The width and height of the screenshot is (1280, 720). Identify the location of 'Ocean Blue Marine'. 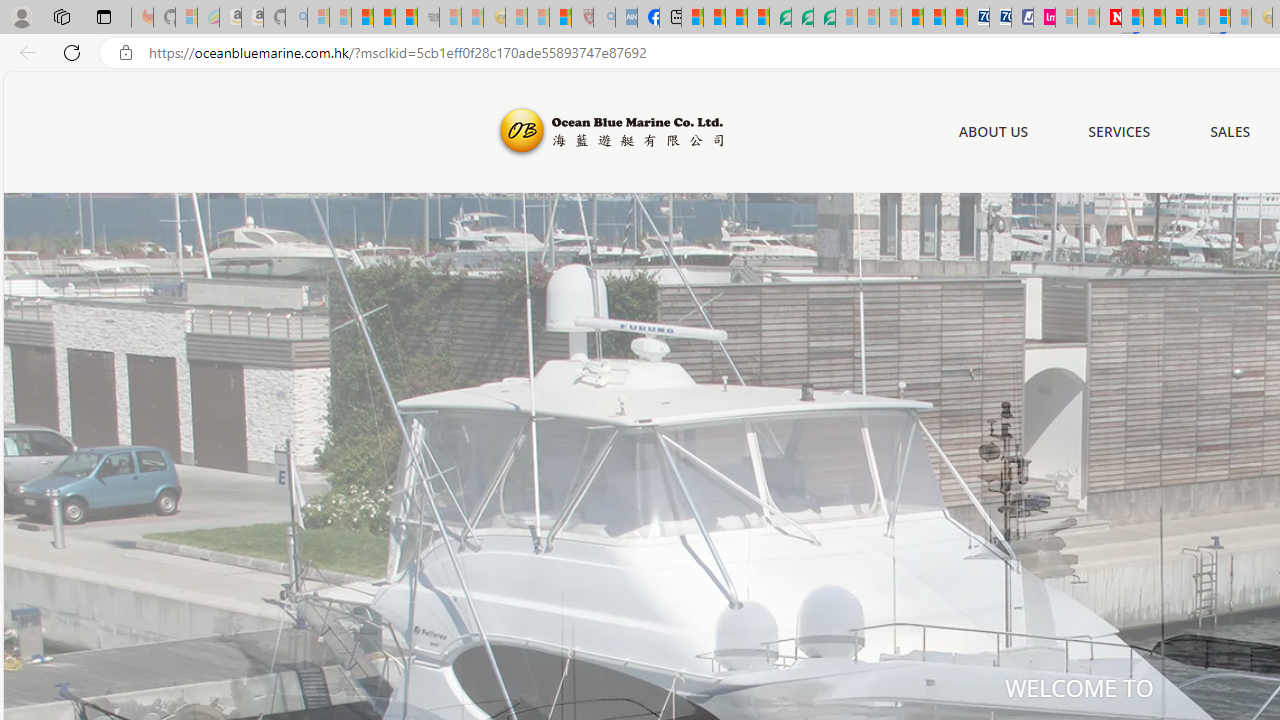
(607, 132).